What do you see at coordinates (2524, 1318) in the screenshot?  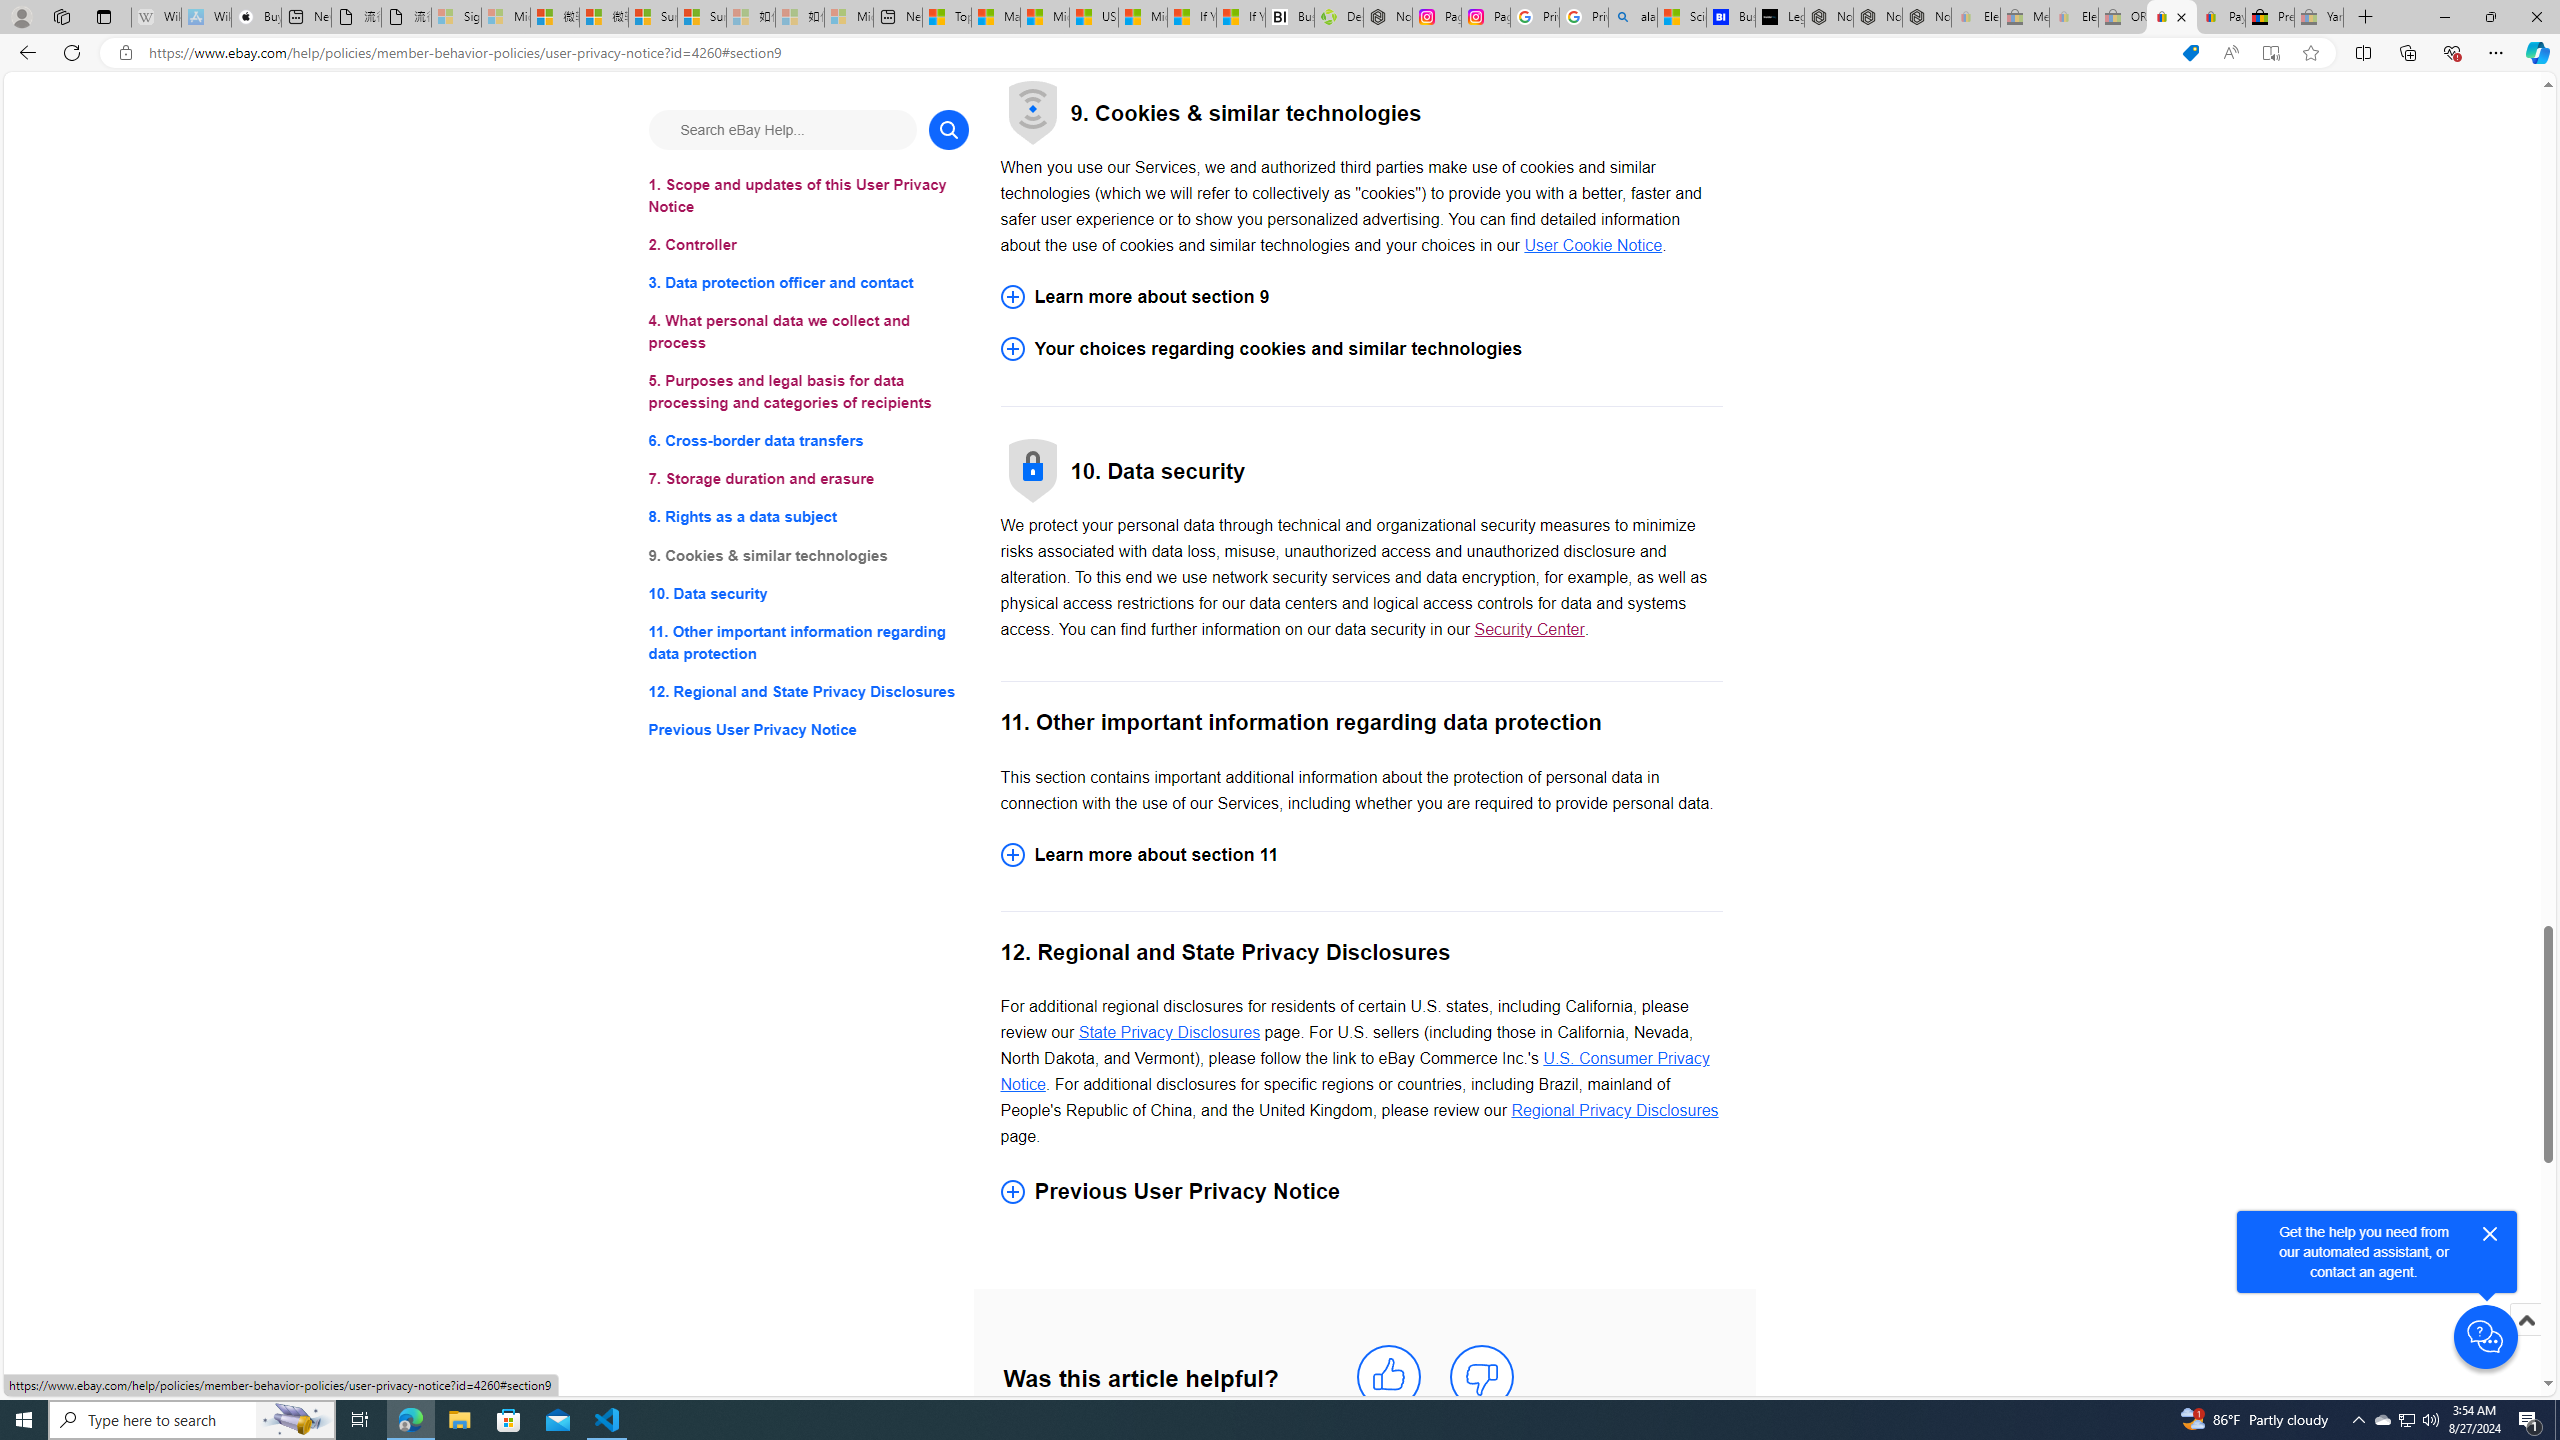 I see `'Scroll to top'` at bounding box center [2524, 1318].